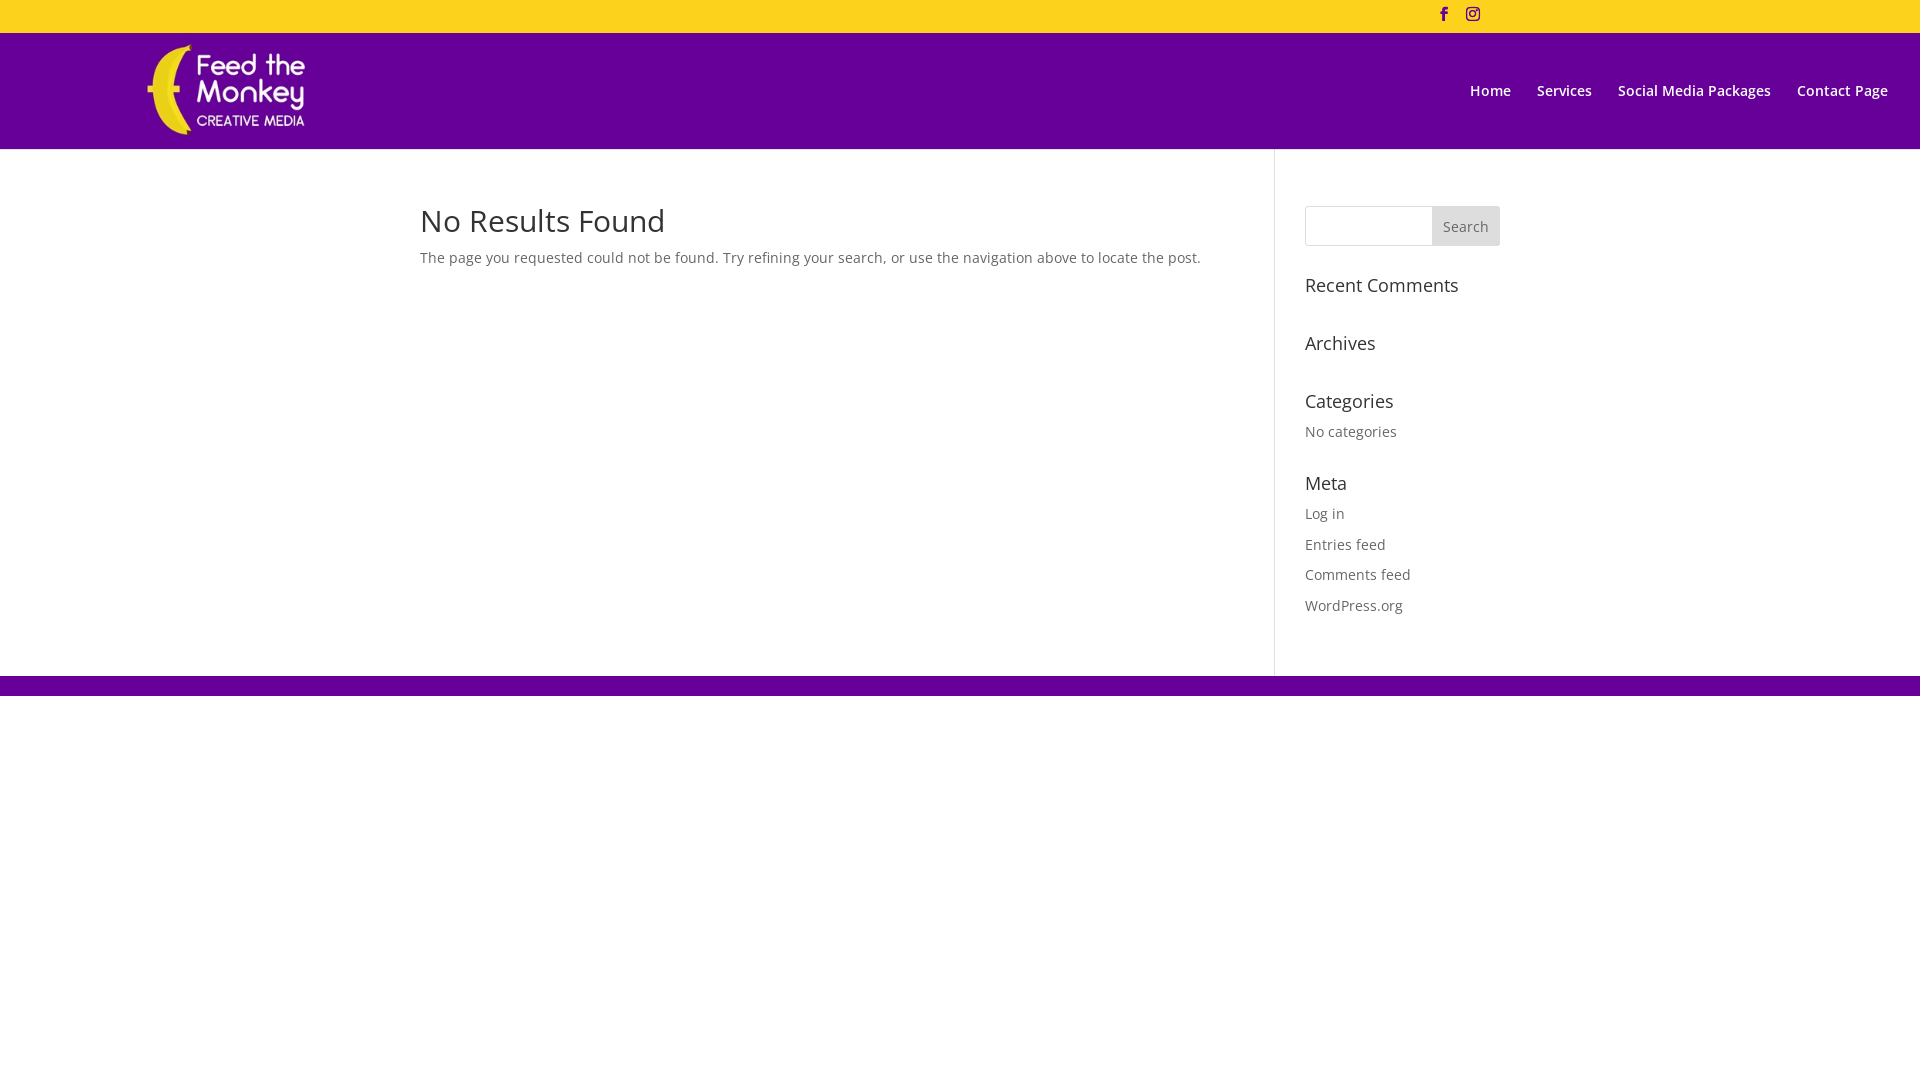  What do you see at coordinates (1617, 116) in the screenshot?
I see `'Social Media Packages'` at bounding box center [1617, 116].